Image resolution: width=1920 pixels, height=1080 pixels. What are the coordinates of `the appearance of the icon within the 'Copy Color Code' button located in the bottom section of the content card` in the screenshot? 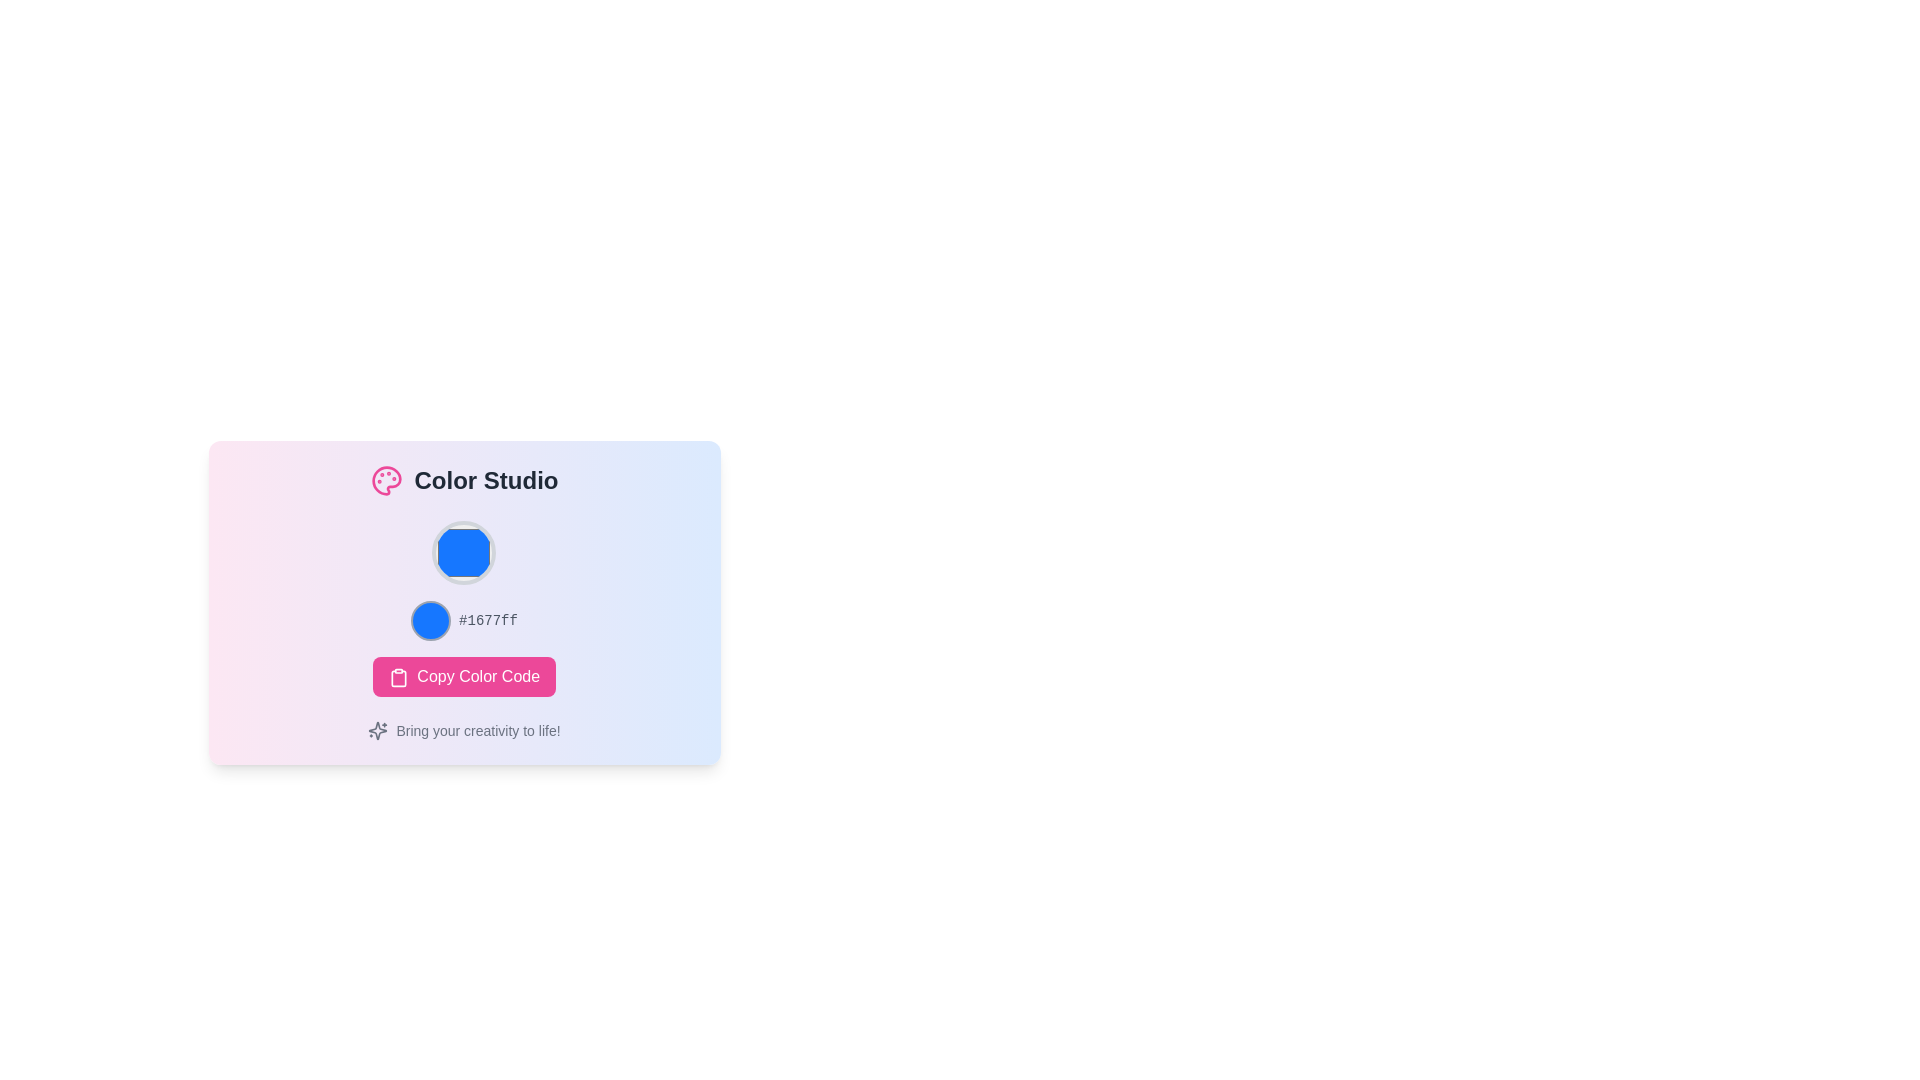 It's located at (398, 676).